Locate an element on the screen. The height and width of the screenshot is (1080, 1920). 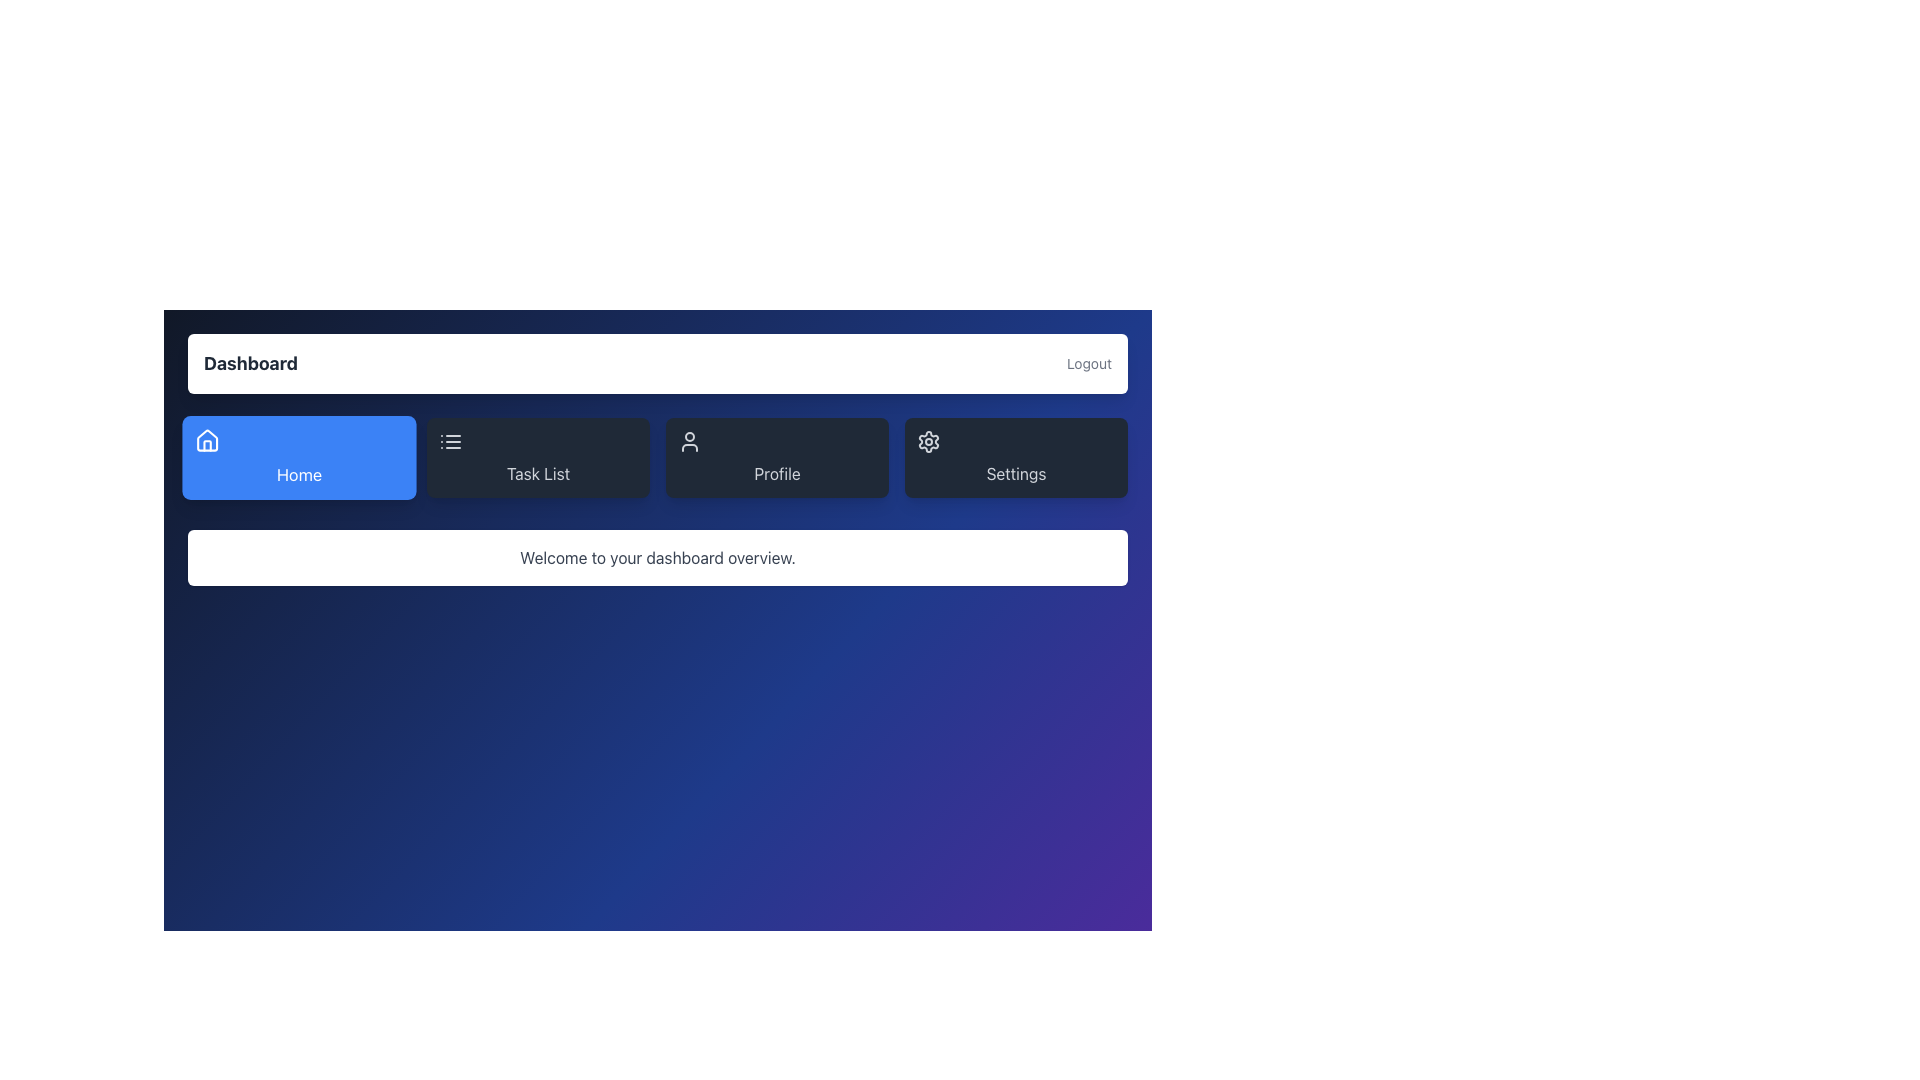
the 'Dashboard' text label, which is styled in bold dark gray font against a white background is located at coordinates (249, 363).